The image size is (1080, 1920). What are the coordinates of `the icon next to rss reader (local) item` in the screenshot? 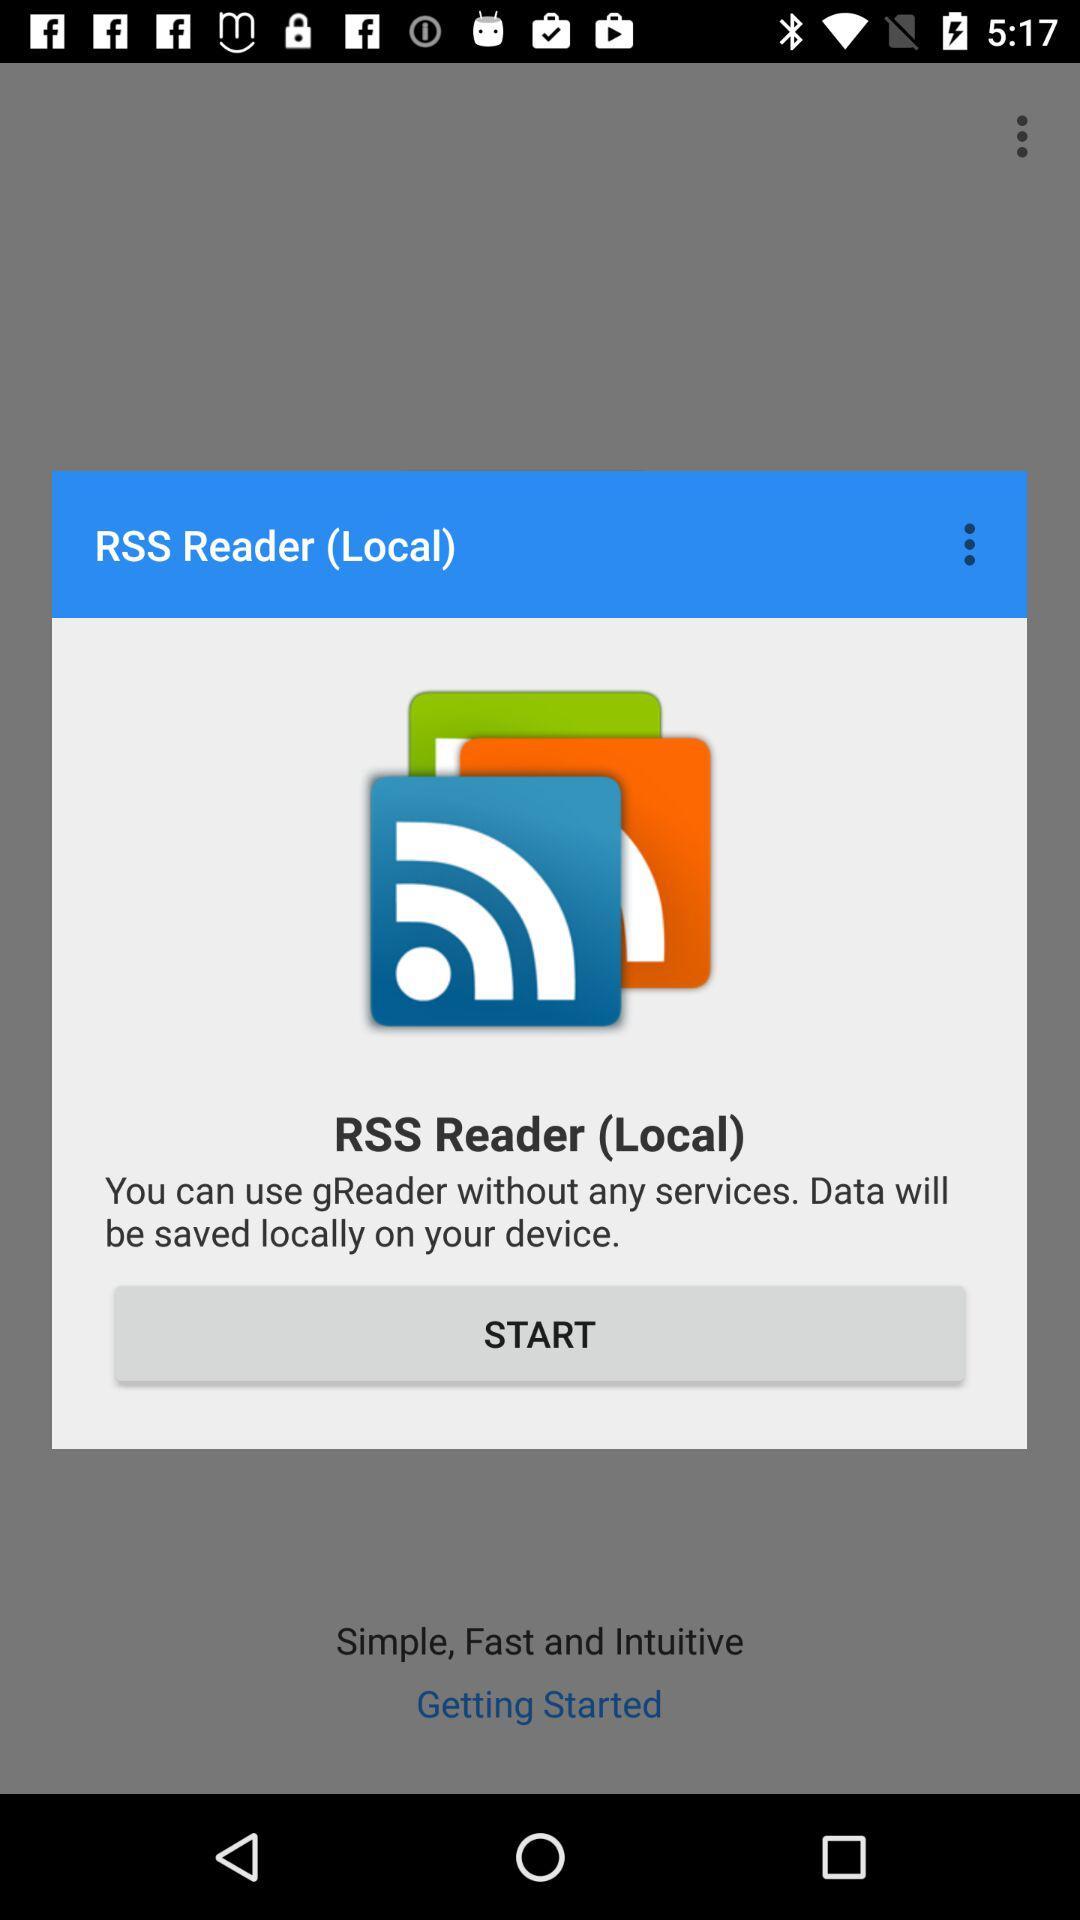 It's located at (974, 544).